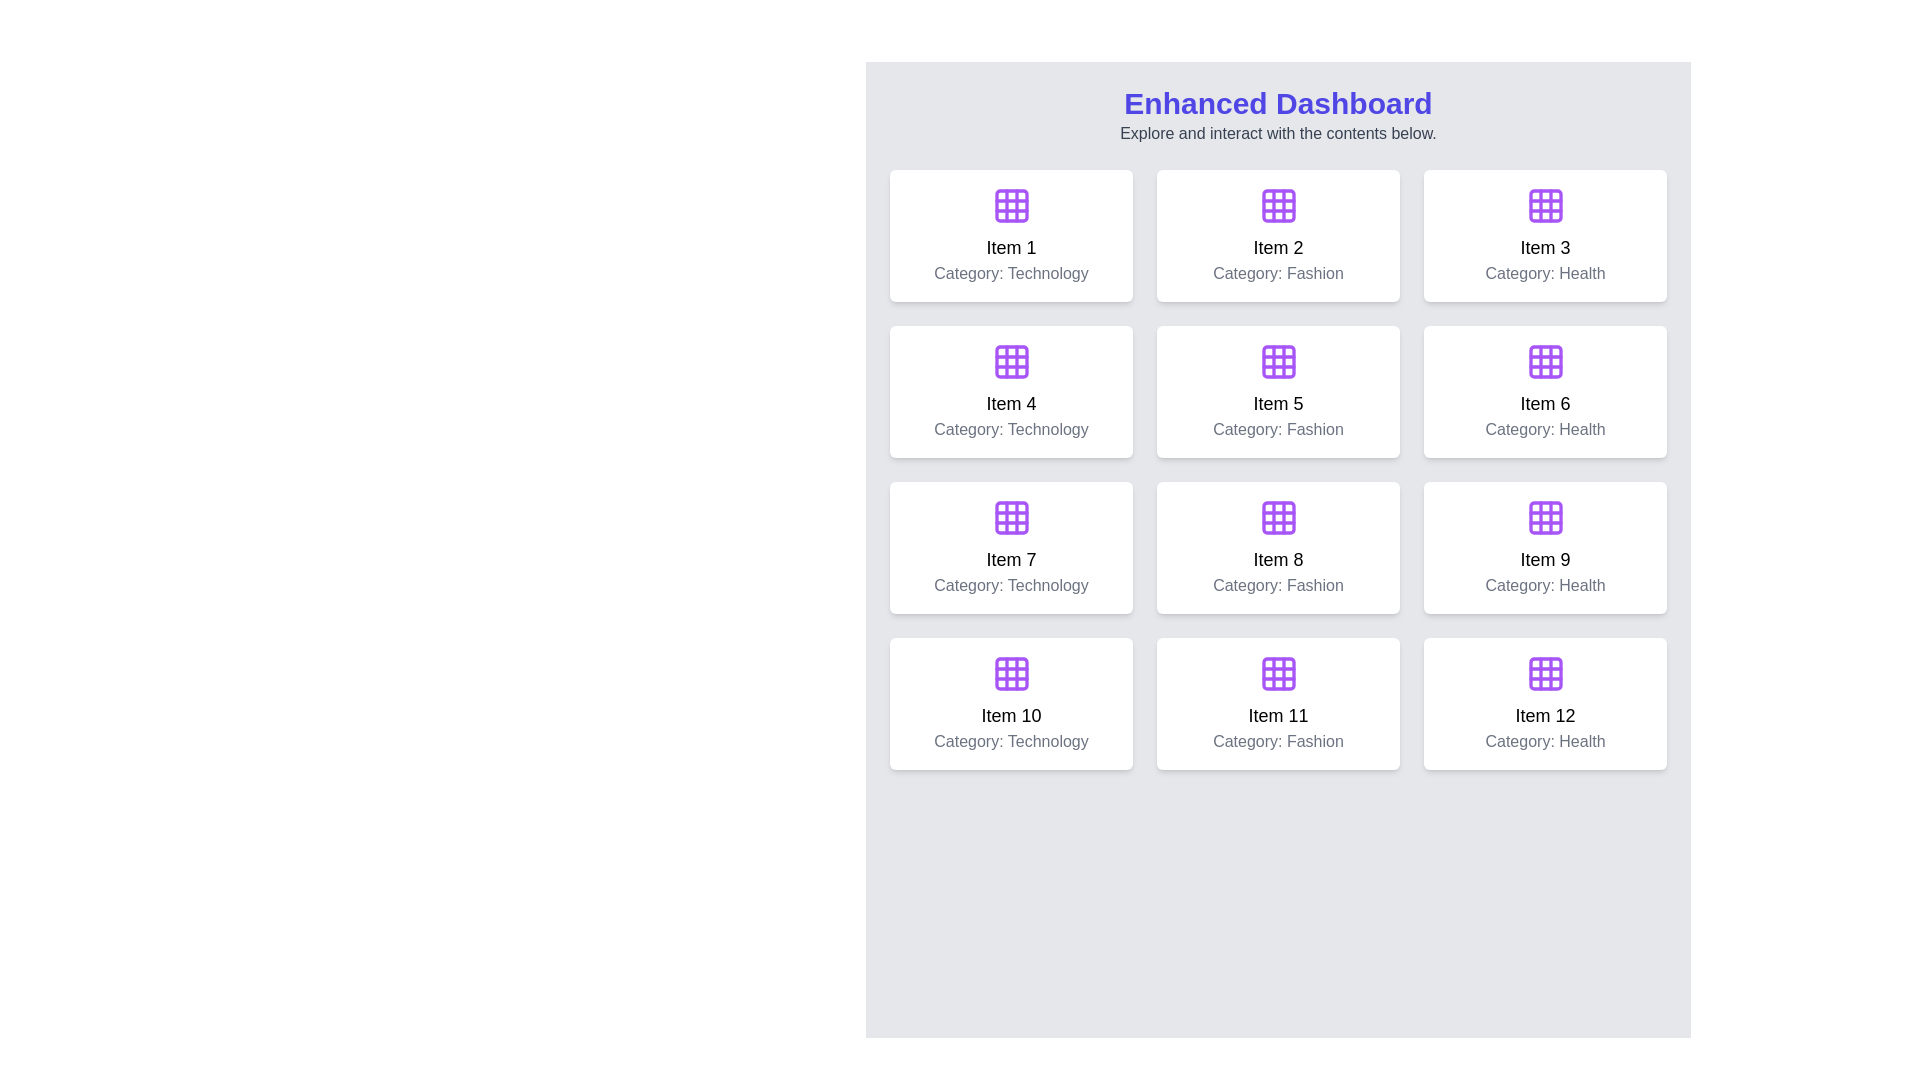 The image size is (1920, 1080). I want to click on the text label displaying 'Item 2', which is styled in bold and centered above the category 'Fashion', so click(1277, 246).